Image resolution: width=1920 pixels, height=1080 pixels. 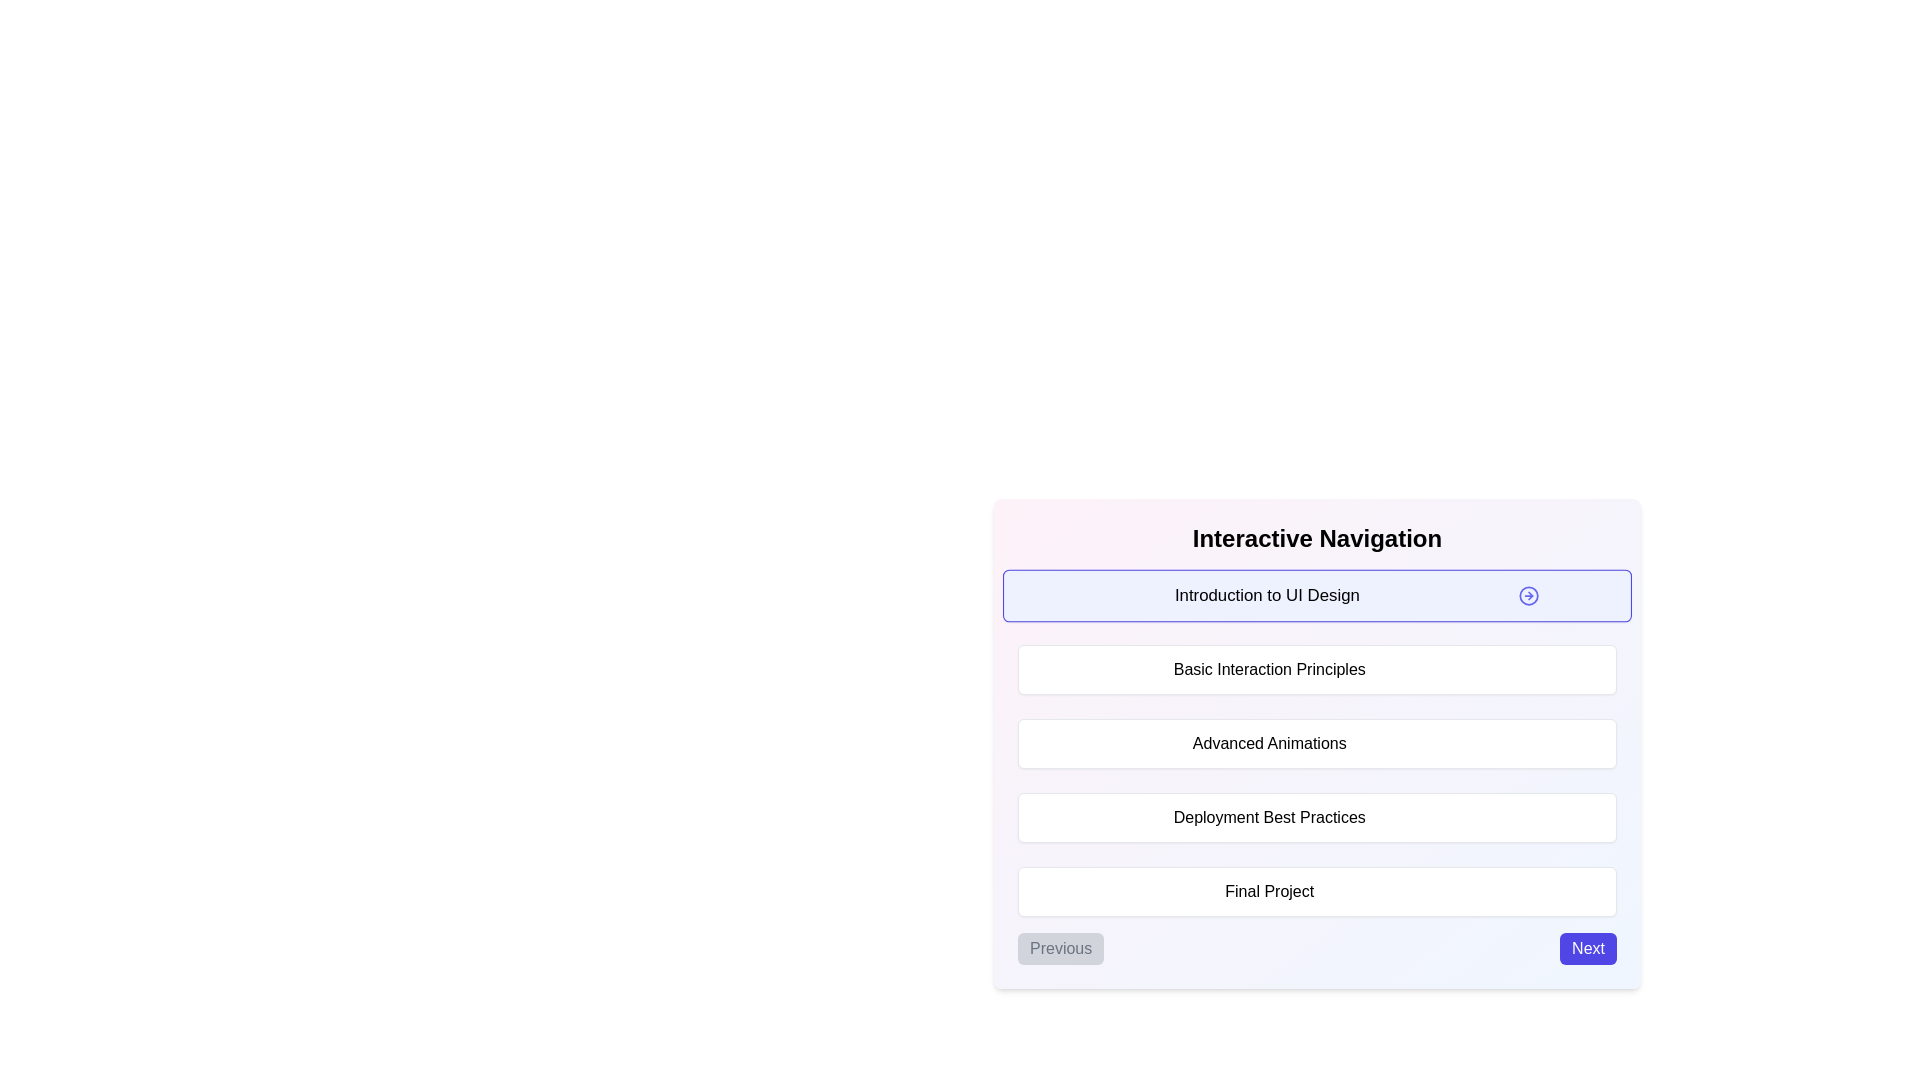 I want to click on the 'Next' button to navigate to the next step, so click(x=1587, y=947).